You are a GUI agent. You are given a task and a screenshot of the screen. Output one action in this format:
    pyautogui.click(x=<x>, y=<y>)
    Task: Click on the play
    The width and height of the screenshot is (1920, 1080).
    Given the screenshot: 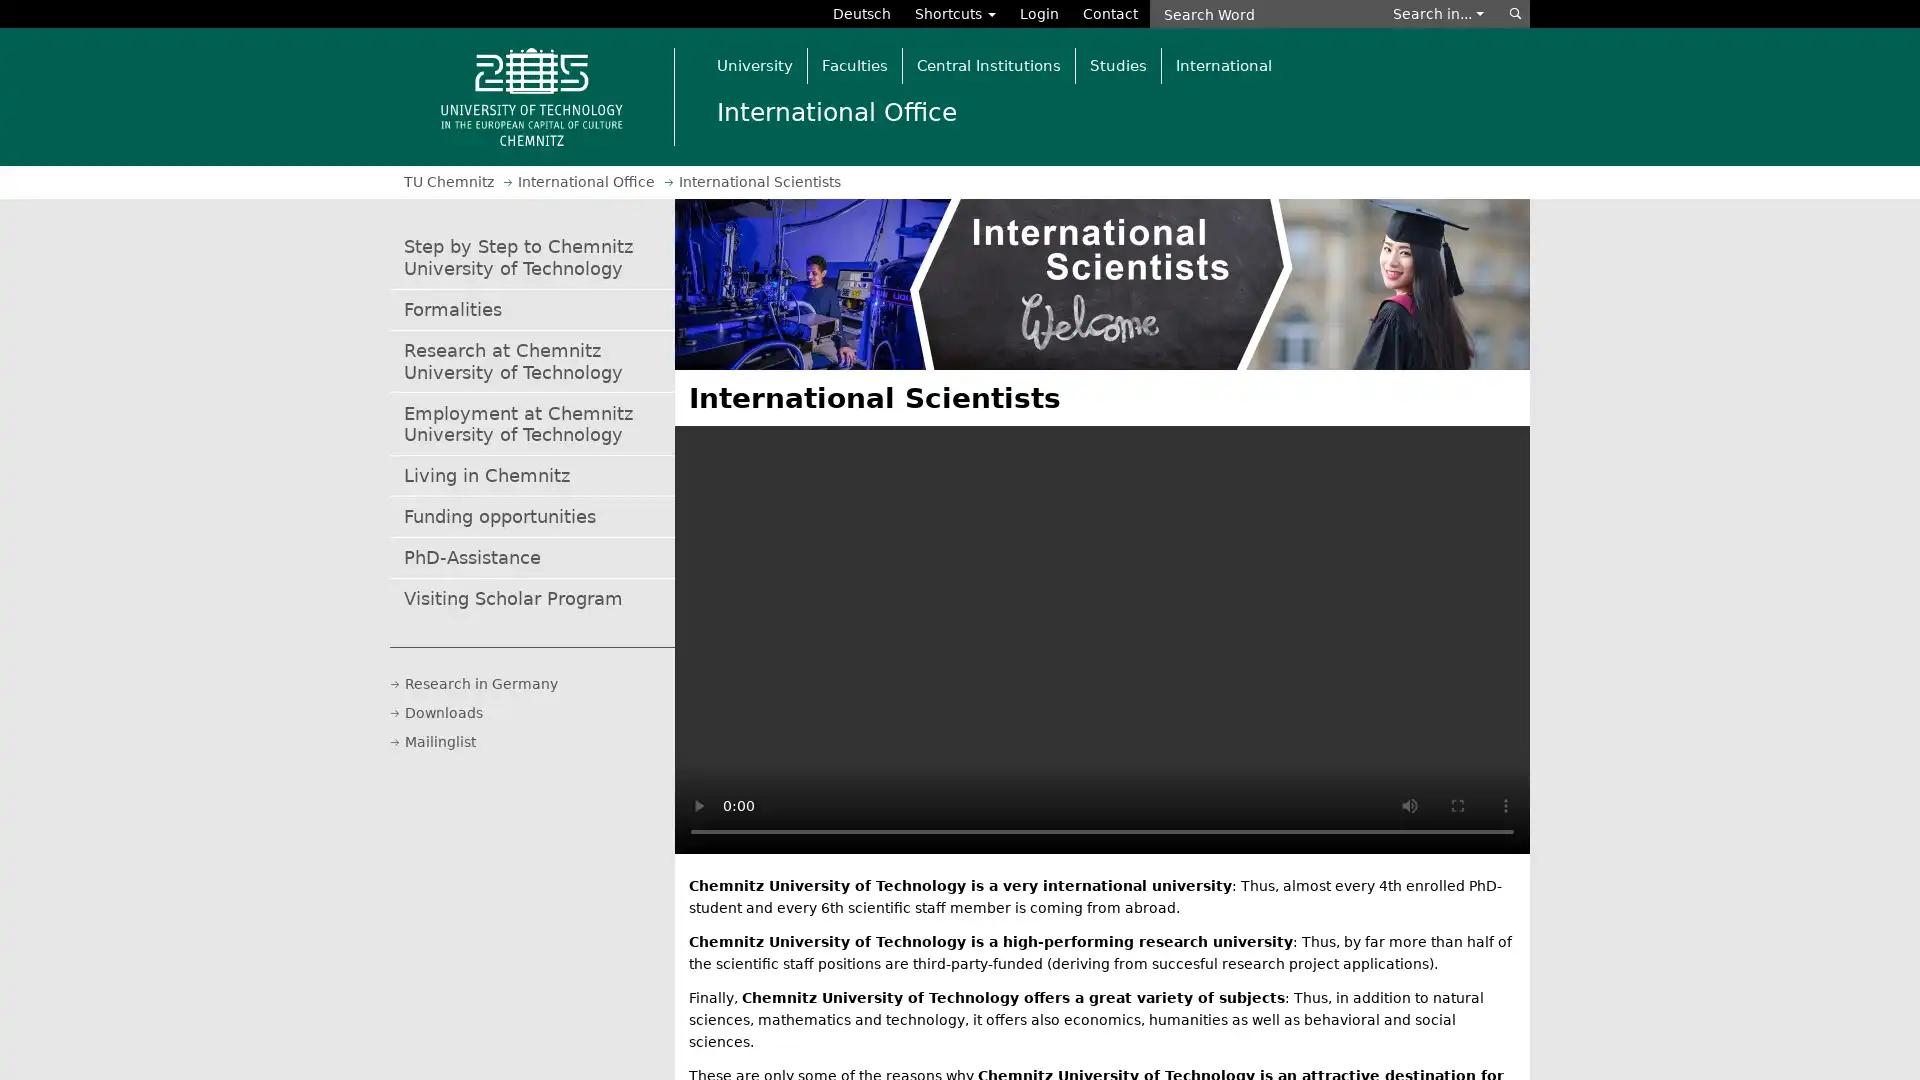 What is the action you would take?
    pyautogui.click(x=699, y=804)
    